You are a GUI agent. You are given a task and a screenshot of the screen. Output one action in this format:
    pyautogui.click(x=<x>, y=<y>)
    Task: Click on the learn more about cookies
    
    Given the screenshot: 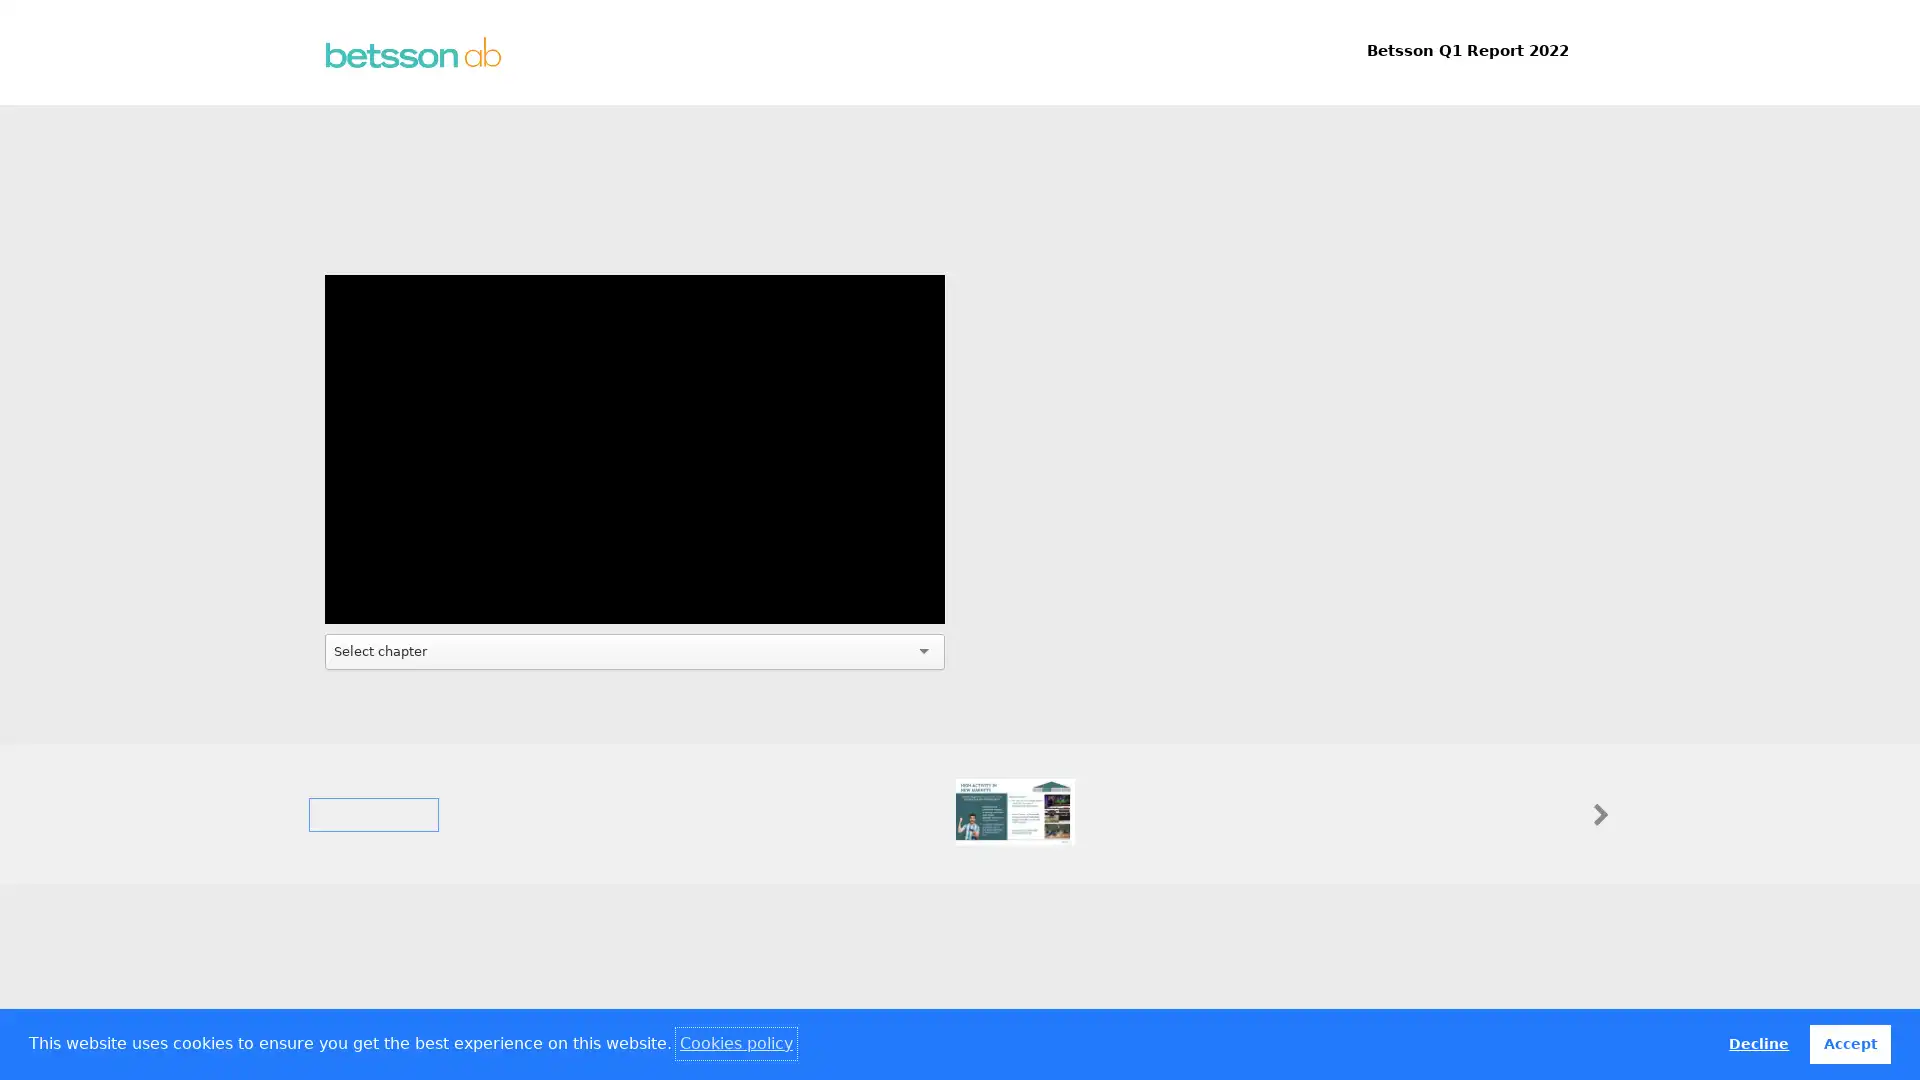 What is the action you would take?
    pyautogui.click(x=734, y=1043)
    